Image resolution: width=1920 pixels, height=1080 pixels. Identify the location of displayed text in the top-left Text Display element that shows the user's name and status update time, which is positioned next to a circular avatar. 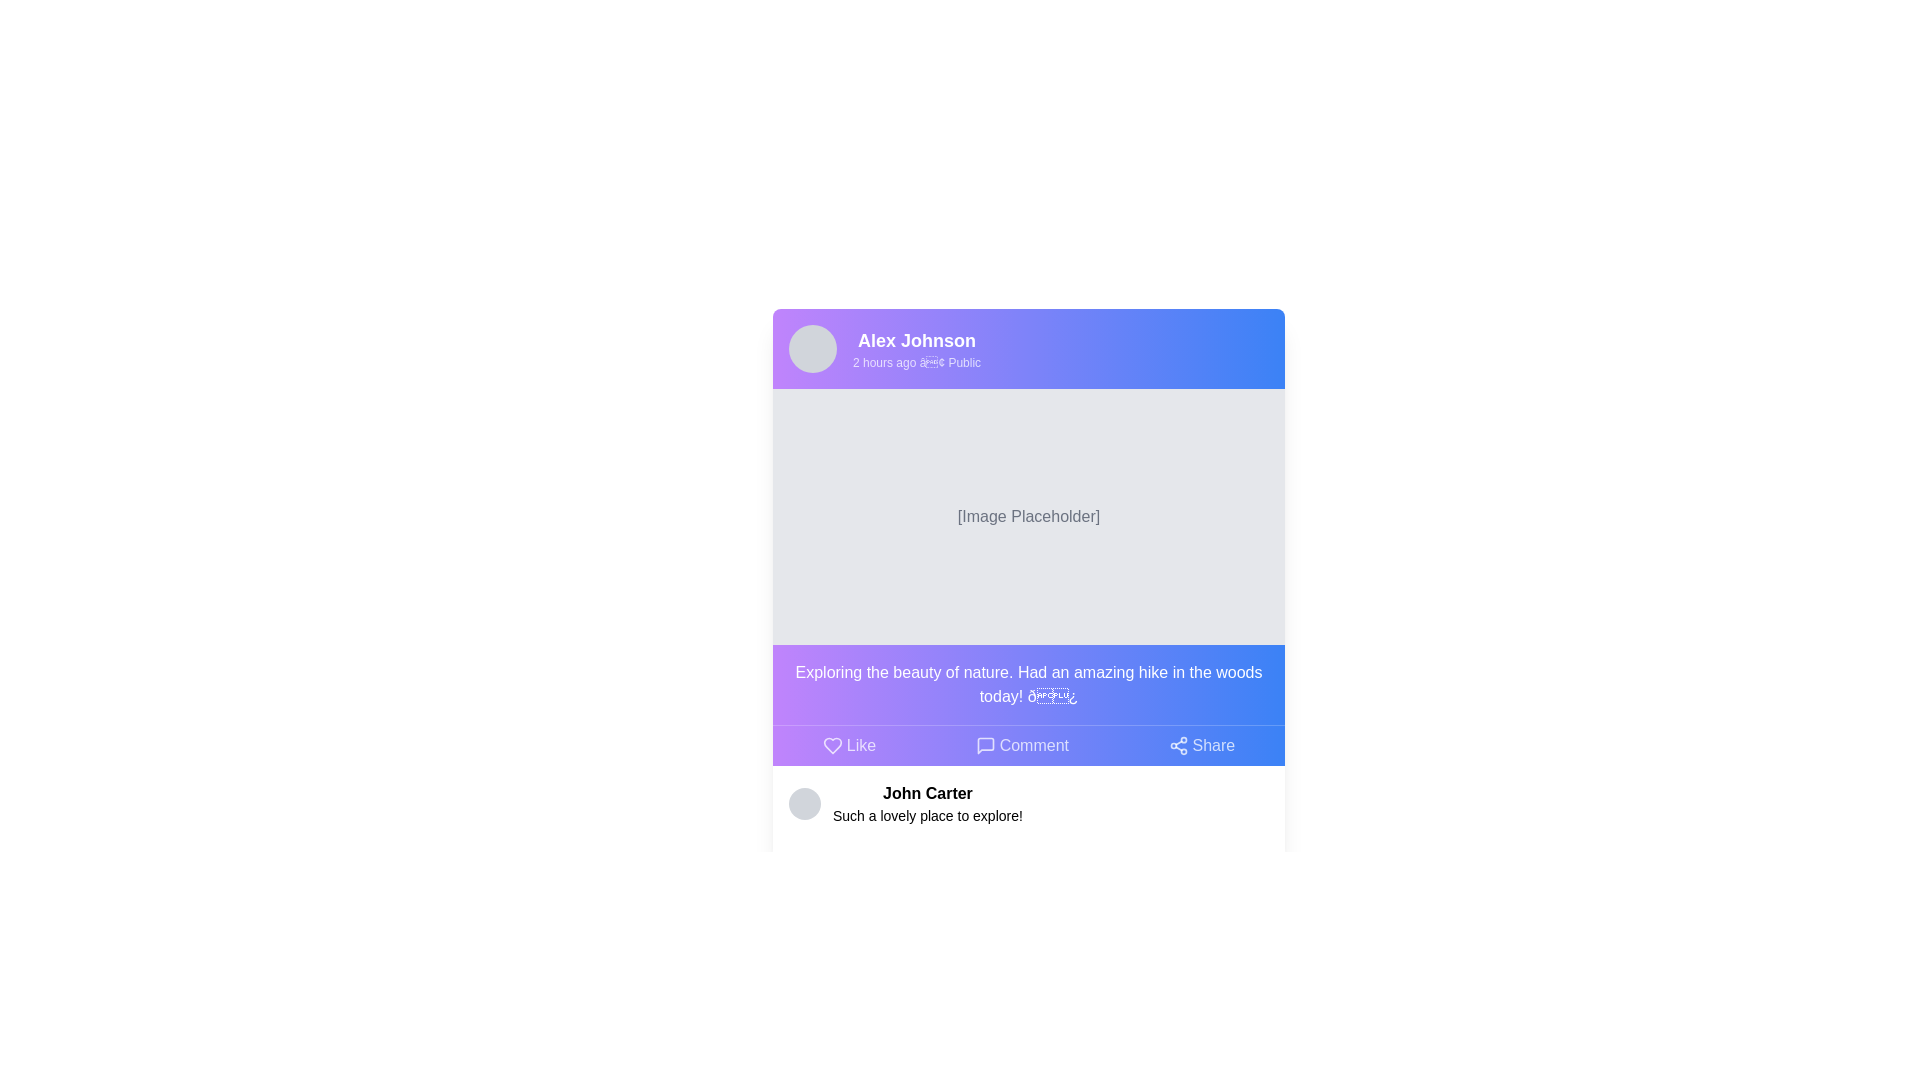
(915, 347).